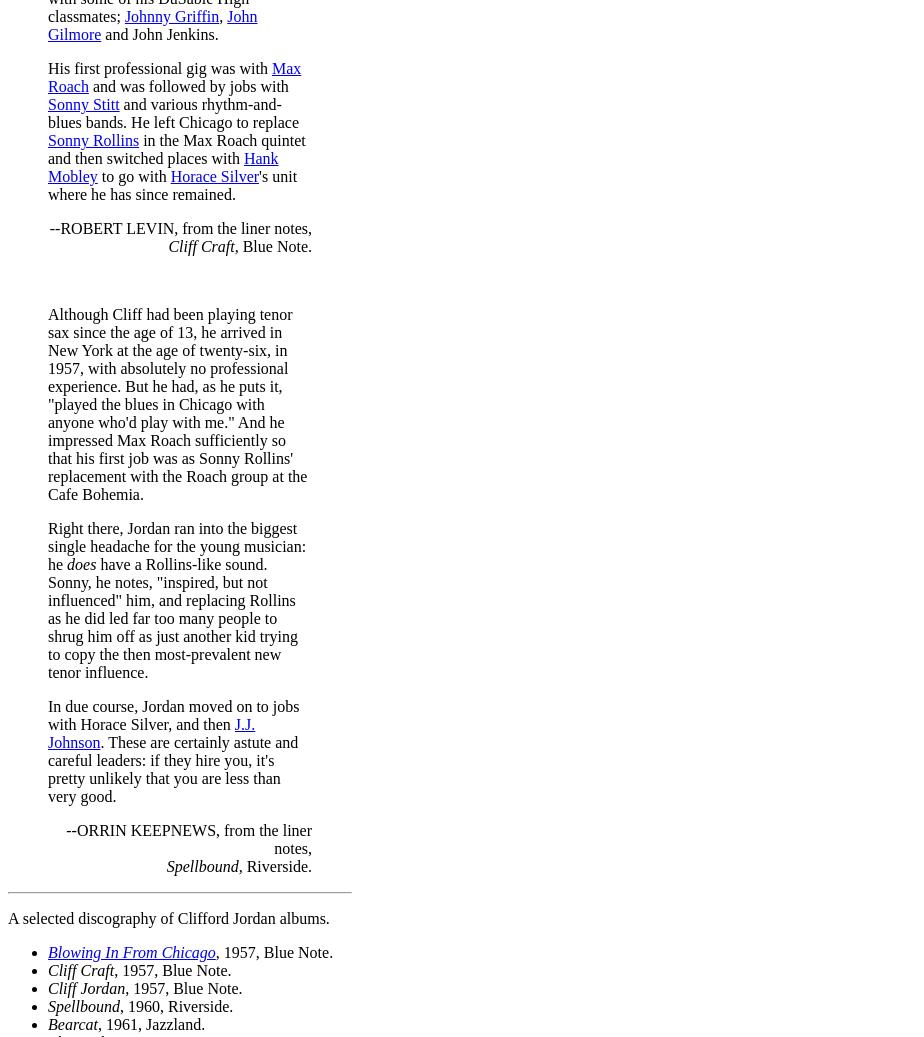 The width and height of the screenshot is (924, 1037). What do you see at coordinates (8, 917) in the screenshot?
I see `'A selected discography of Clifford Jordan albums.'` at bounding box center [8, 917].